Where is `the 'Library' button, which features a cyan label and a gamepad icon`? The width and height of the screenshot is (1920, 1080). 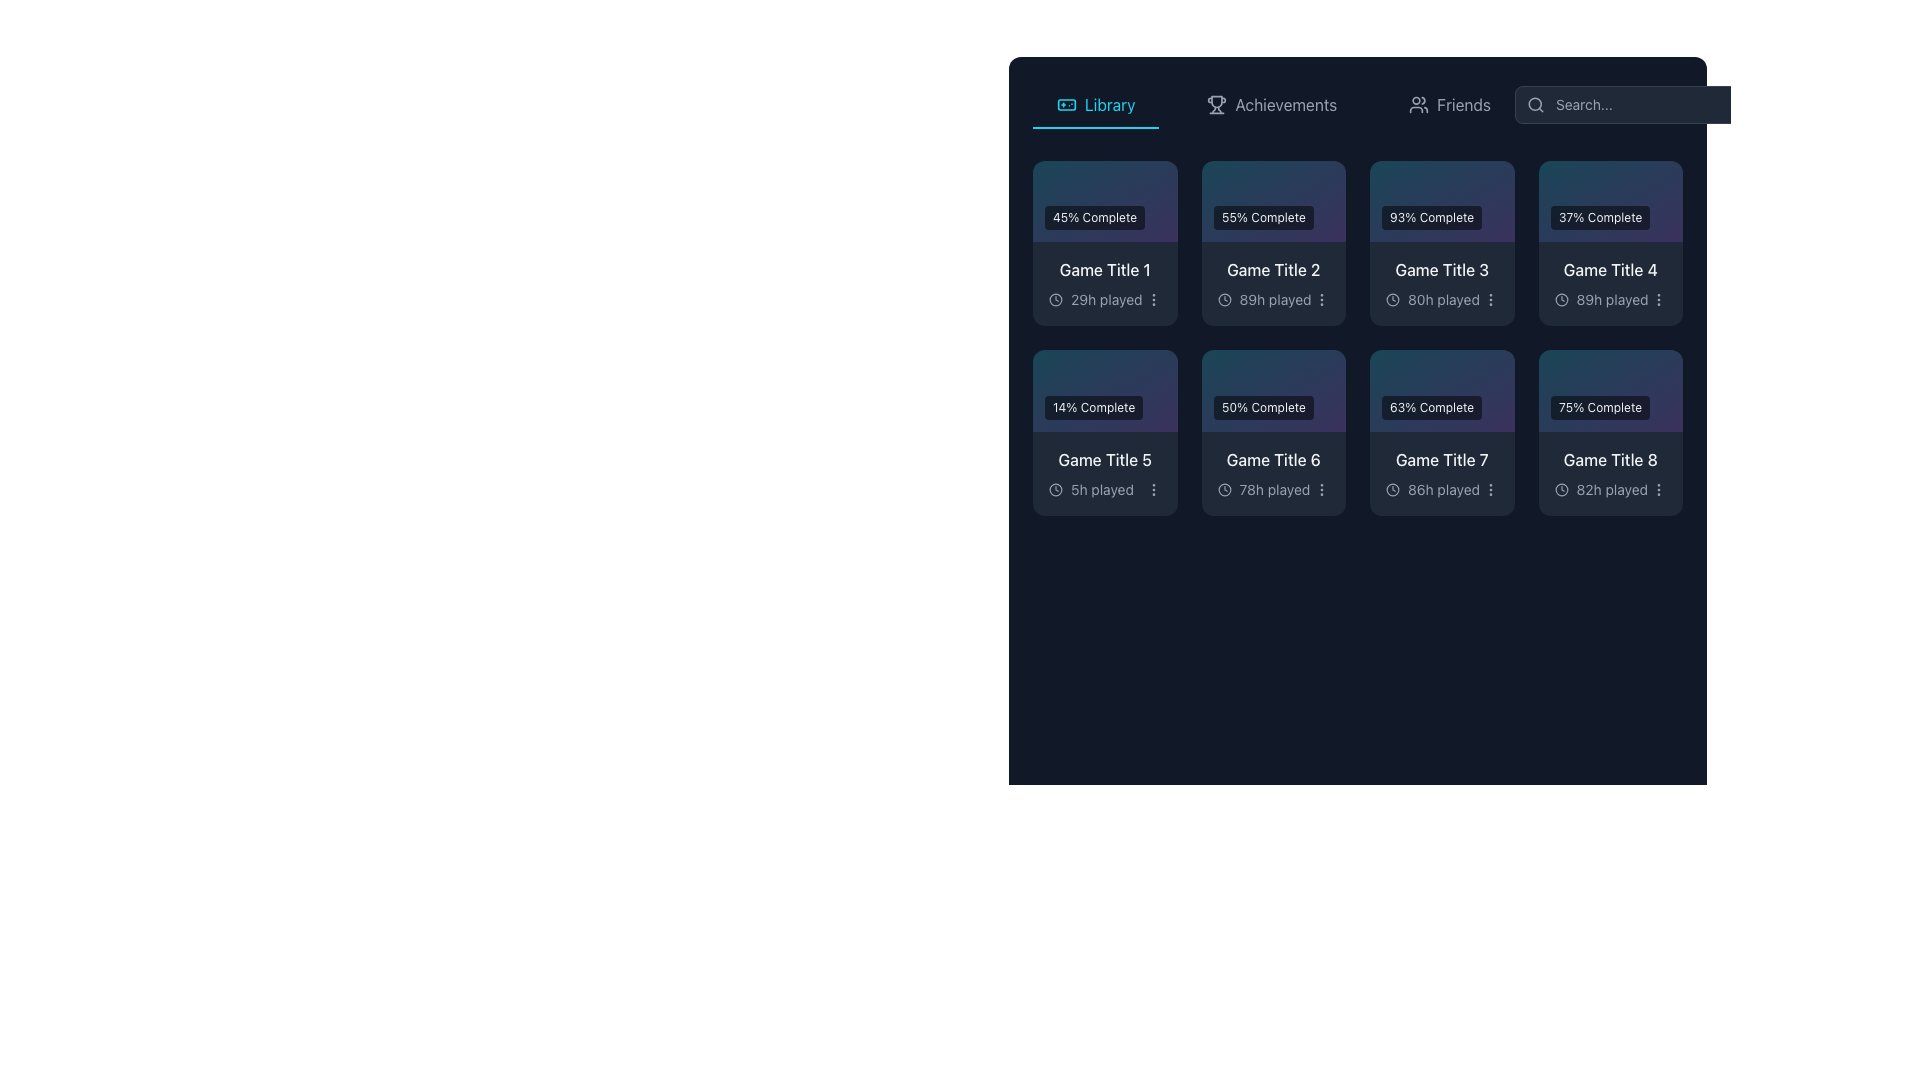
the 'Library' button, which features a cyan label and a gamepad icon is located at coordinates (1095, 104).